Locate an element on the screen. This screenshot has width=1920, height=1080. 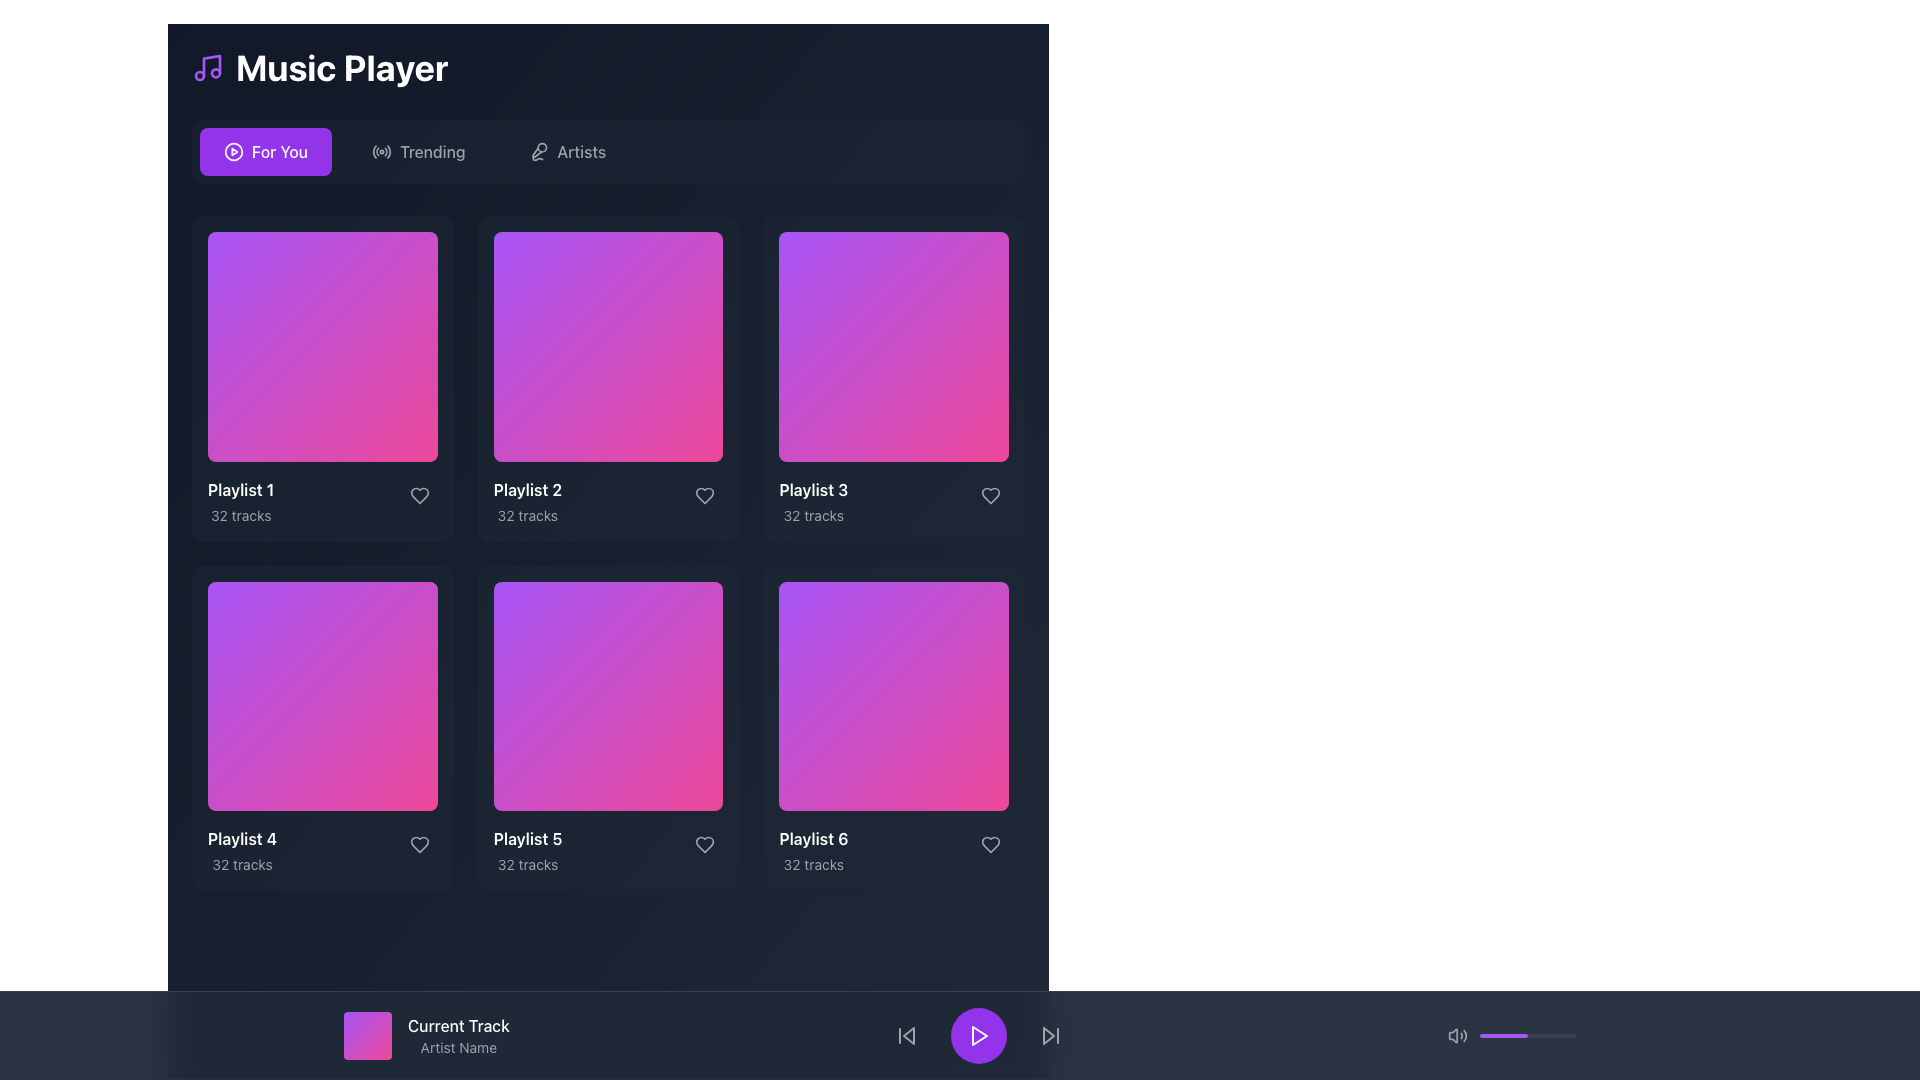
the volume slider is located at coordinates (1500, 1035).